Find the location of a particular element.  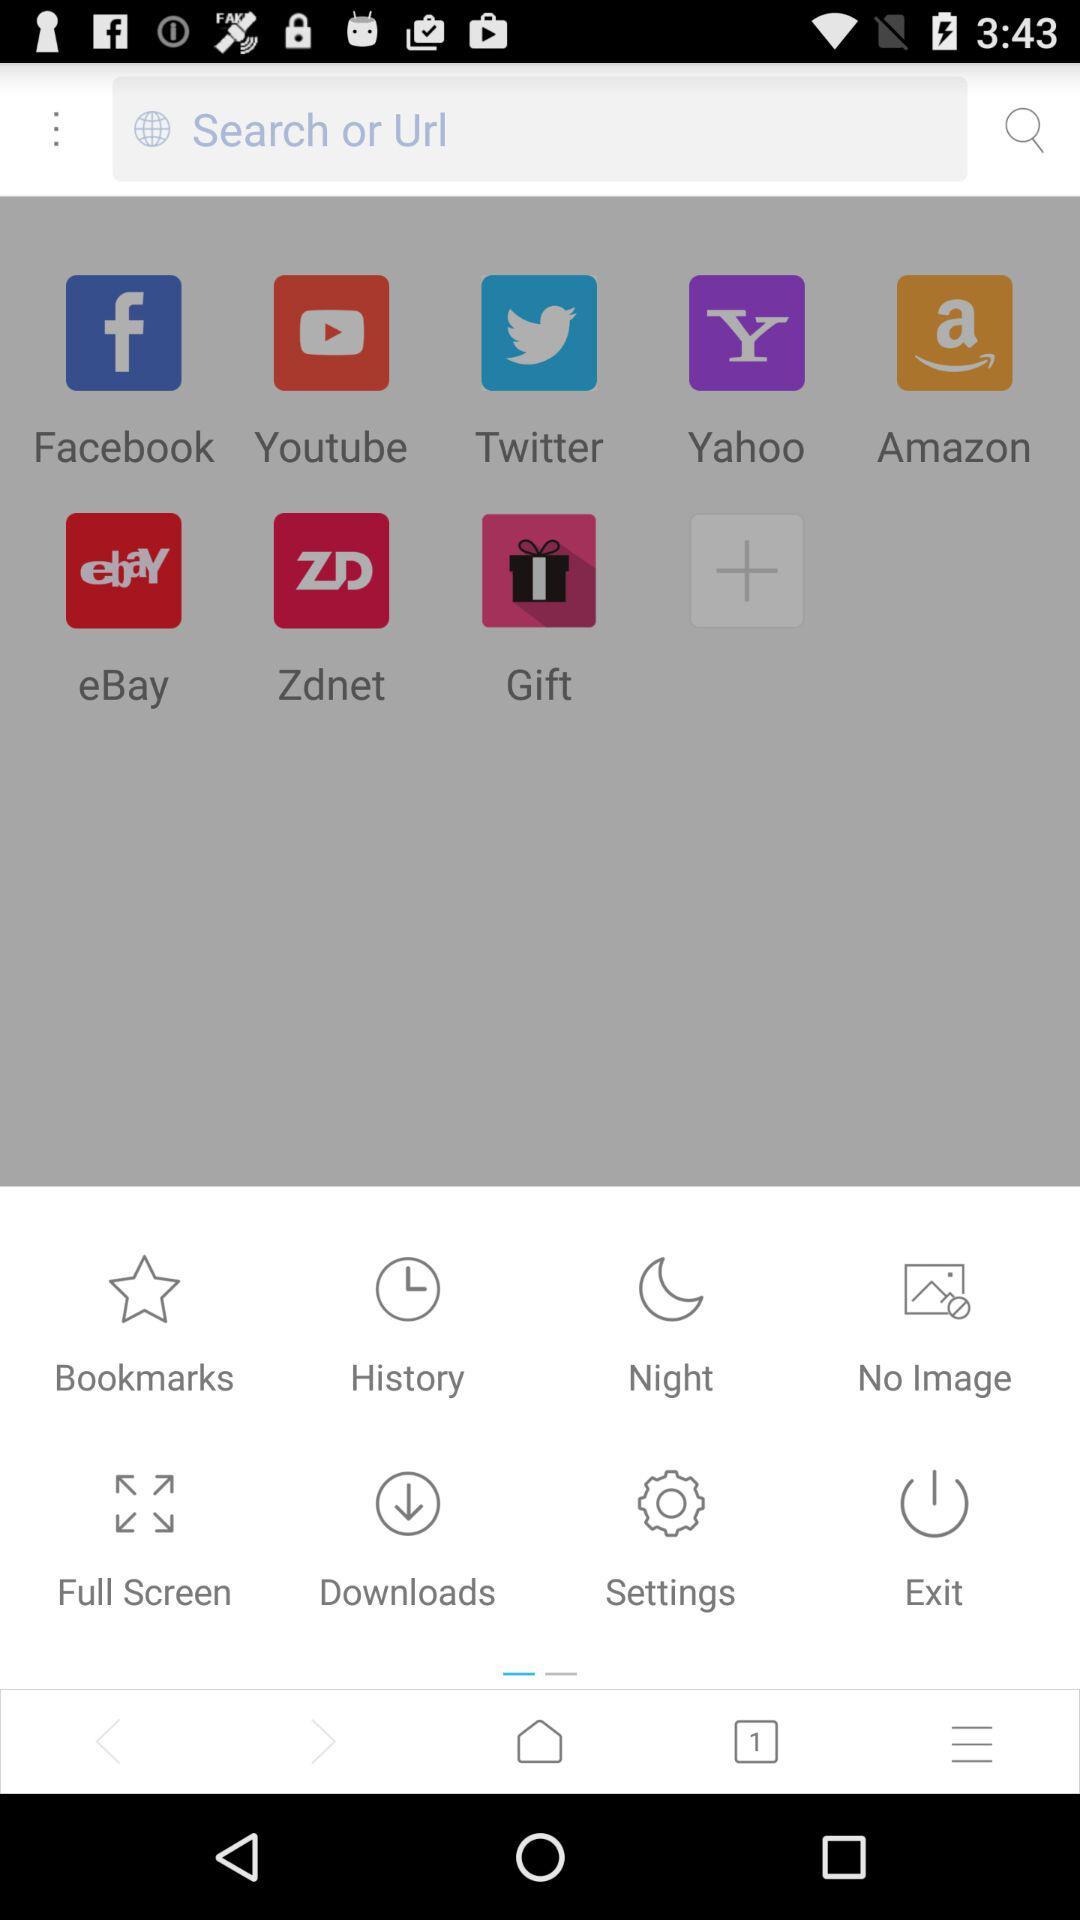

the book icon is located at coordinates (756, 1862).